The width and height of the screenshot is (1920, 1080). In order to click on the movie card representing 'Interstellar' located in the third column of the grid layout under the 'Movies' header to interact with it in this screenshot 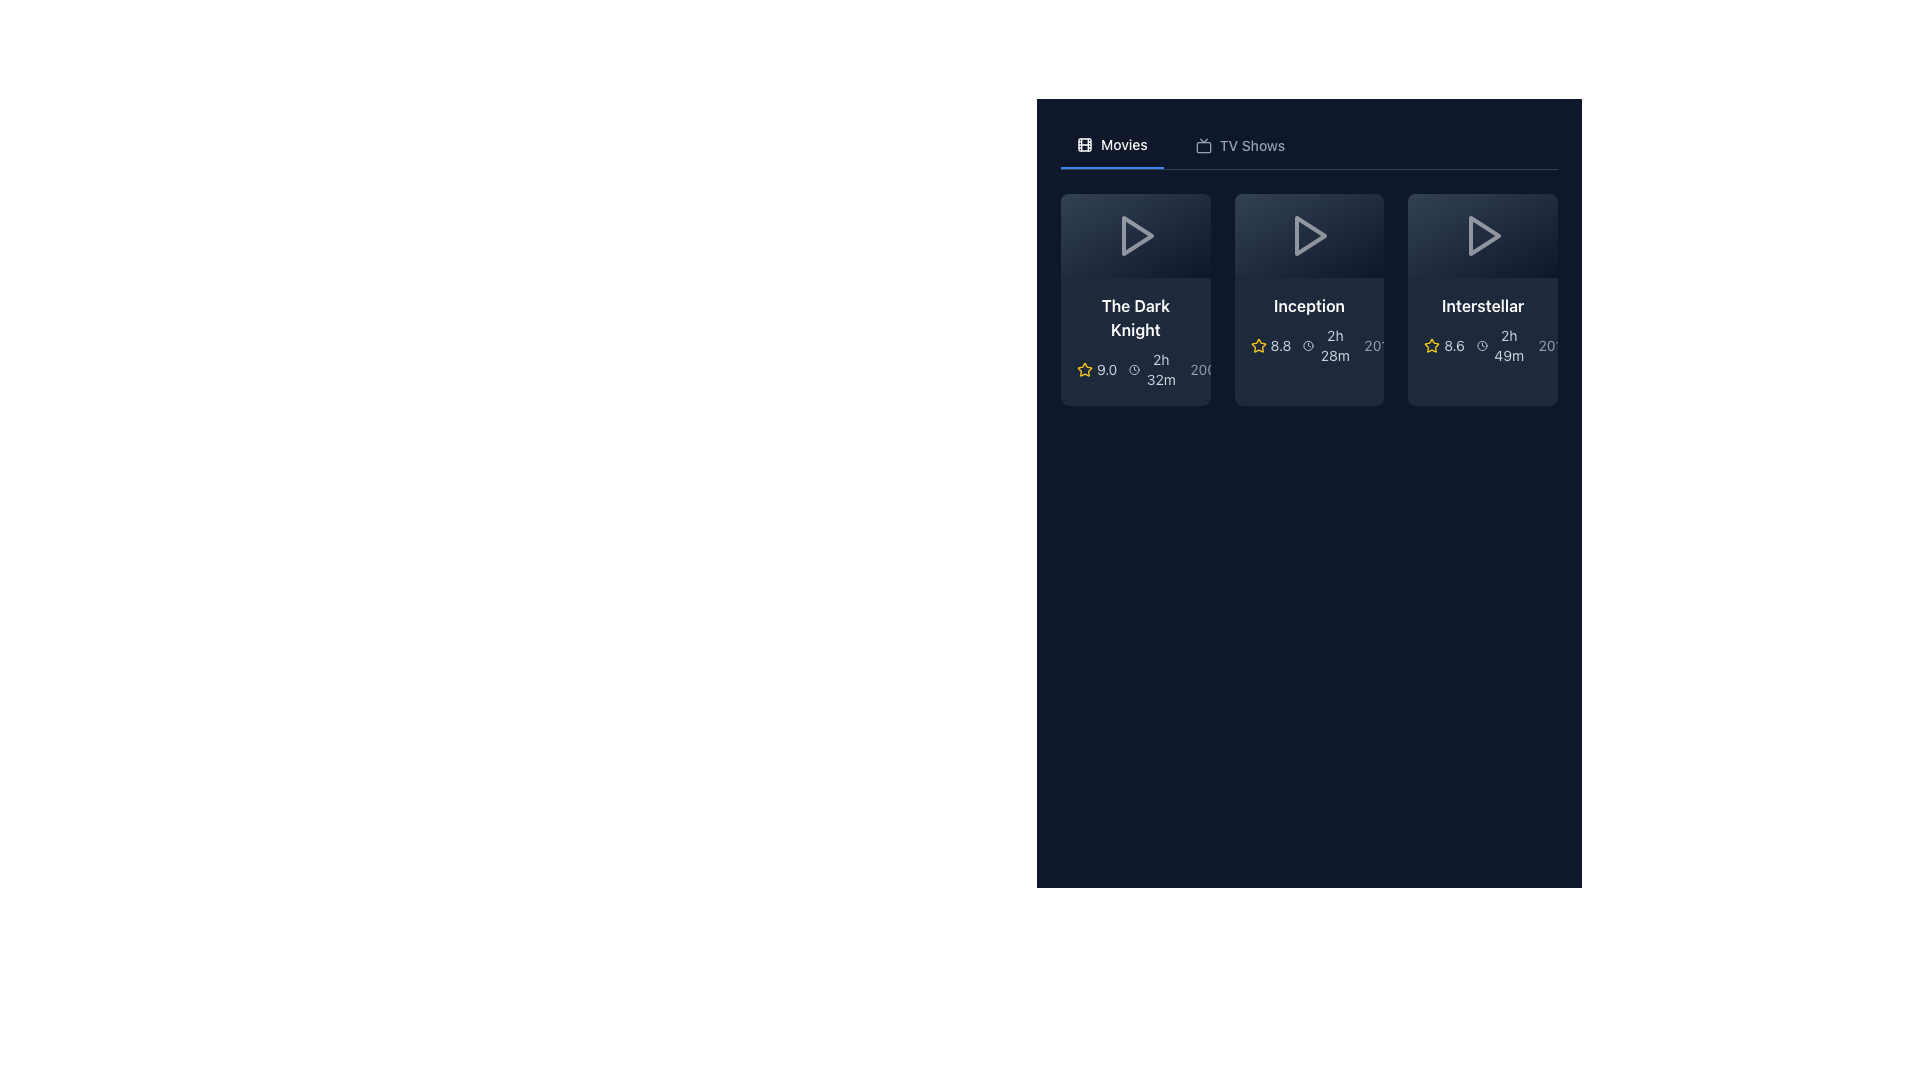, I will do `click(1483, 300)`.